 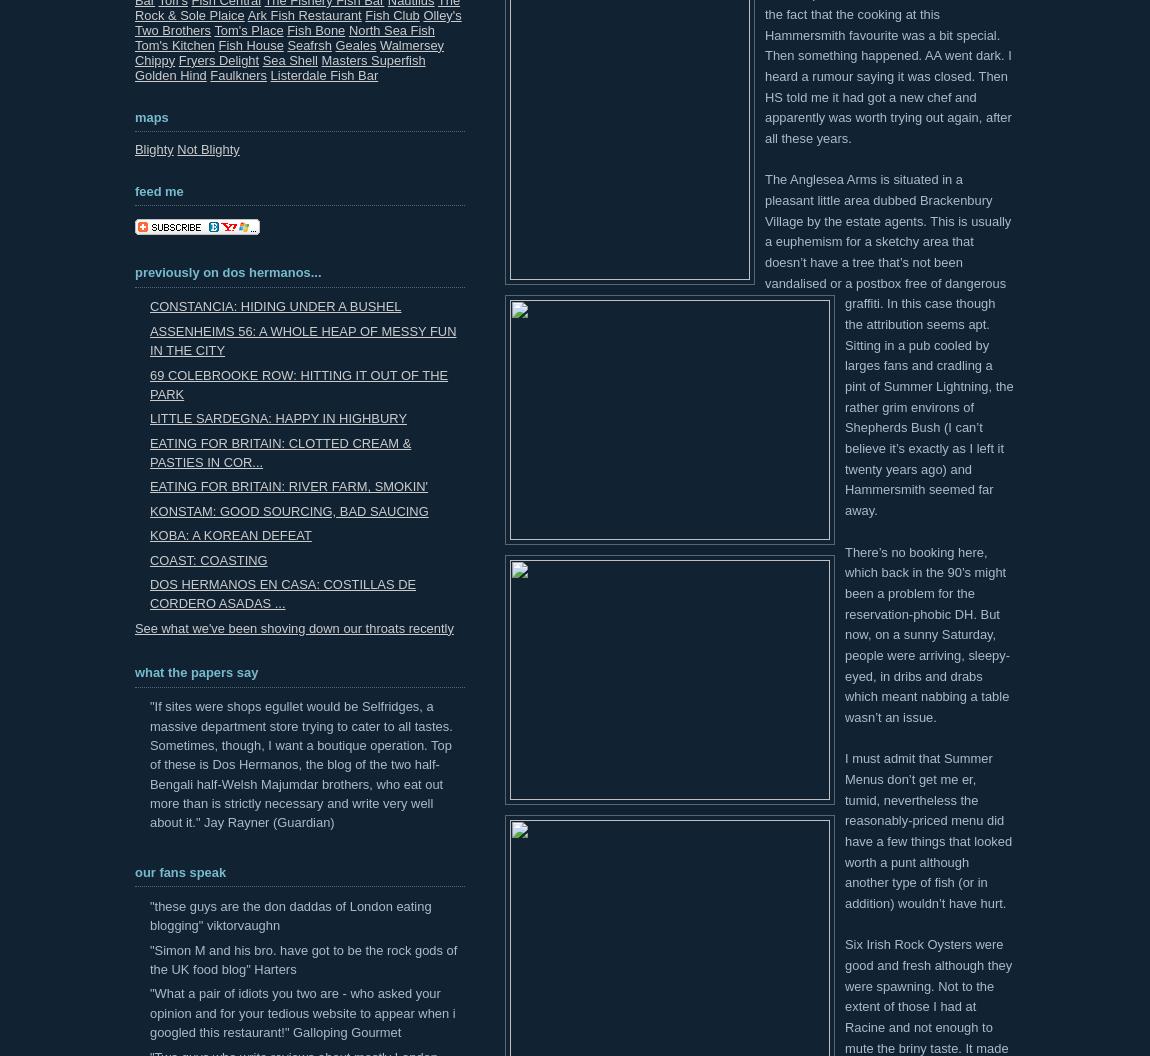 I want to click on 'Seafrsh', so click(x=309, y=44).